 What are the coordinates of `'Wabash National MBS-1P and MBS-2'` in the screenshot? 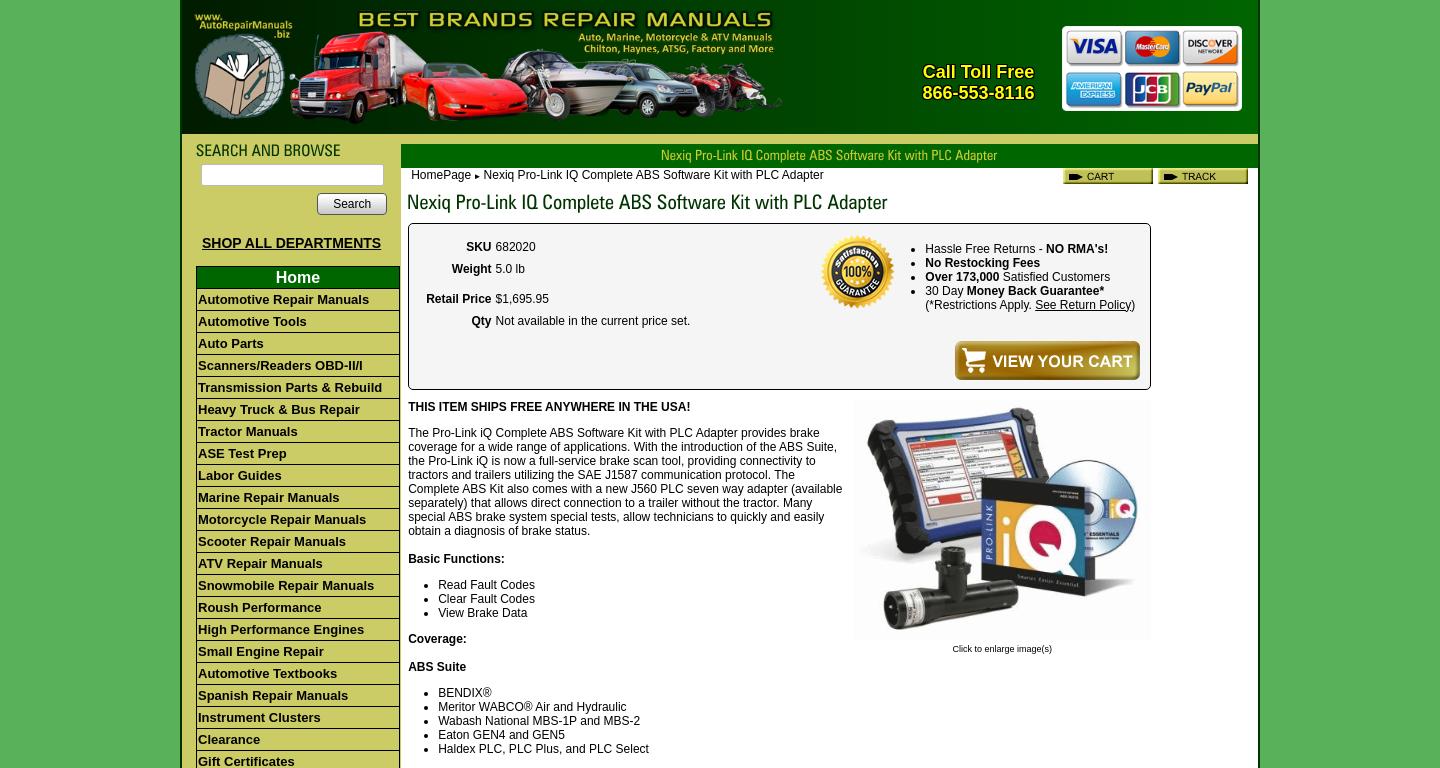 It's located at (438, 719).